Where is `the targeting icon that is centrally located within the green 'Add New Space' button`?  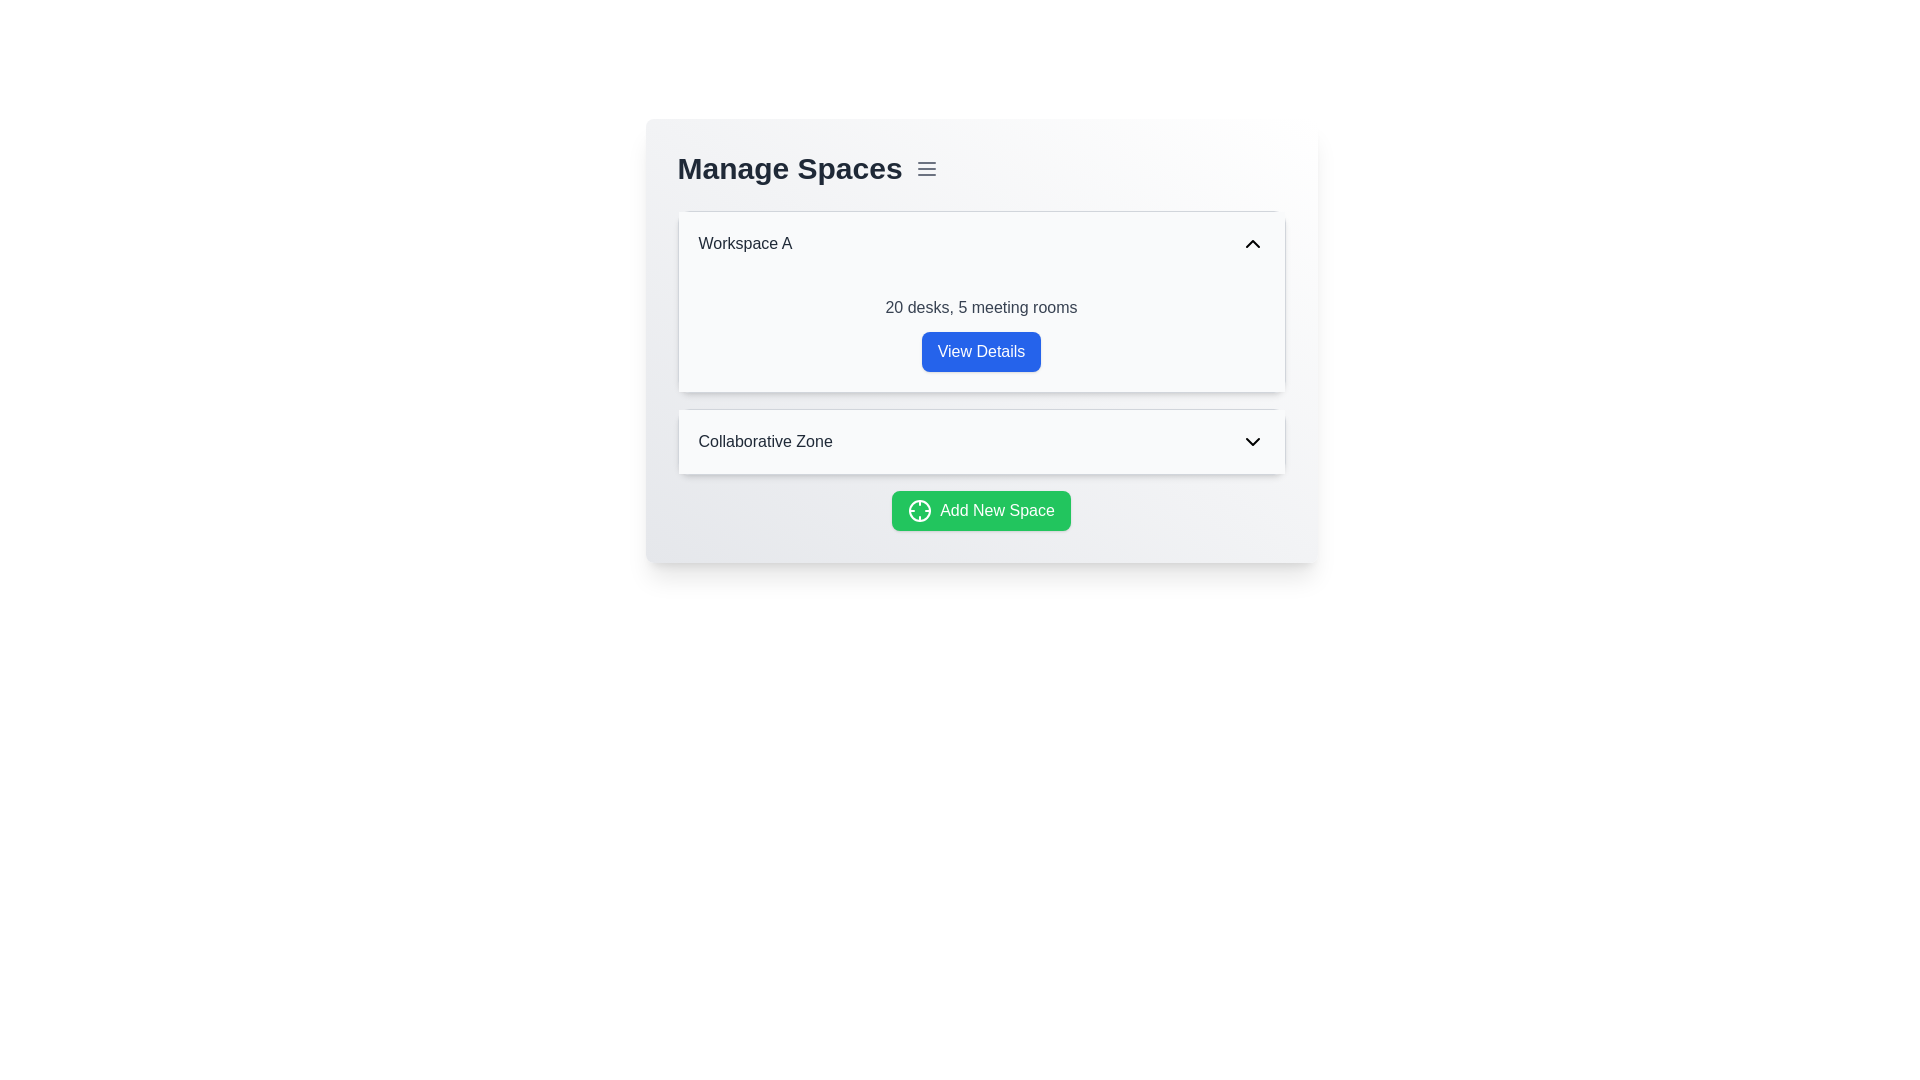 the targeting icon that is centrally located within the green 'Add New Space' button is located at coordinates (919, 509).